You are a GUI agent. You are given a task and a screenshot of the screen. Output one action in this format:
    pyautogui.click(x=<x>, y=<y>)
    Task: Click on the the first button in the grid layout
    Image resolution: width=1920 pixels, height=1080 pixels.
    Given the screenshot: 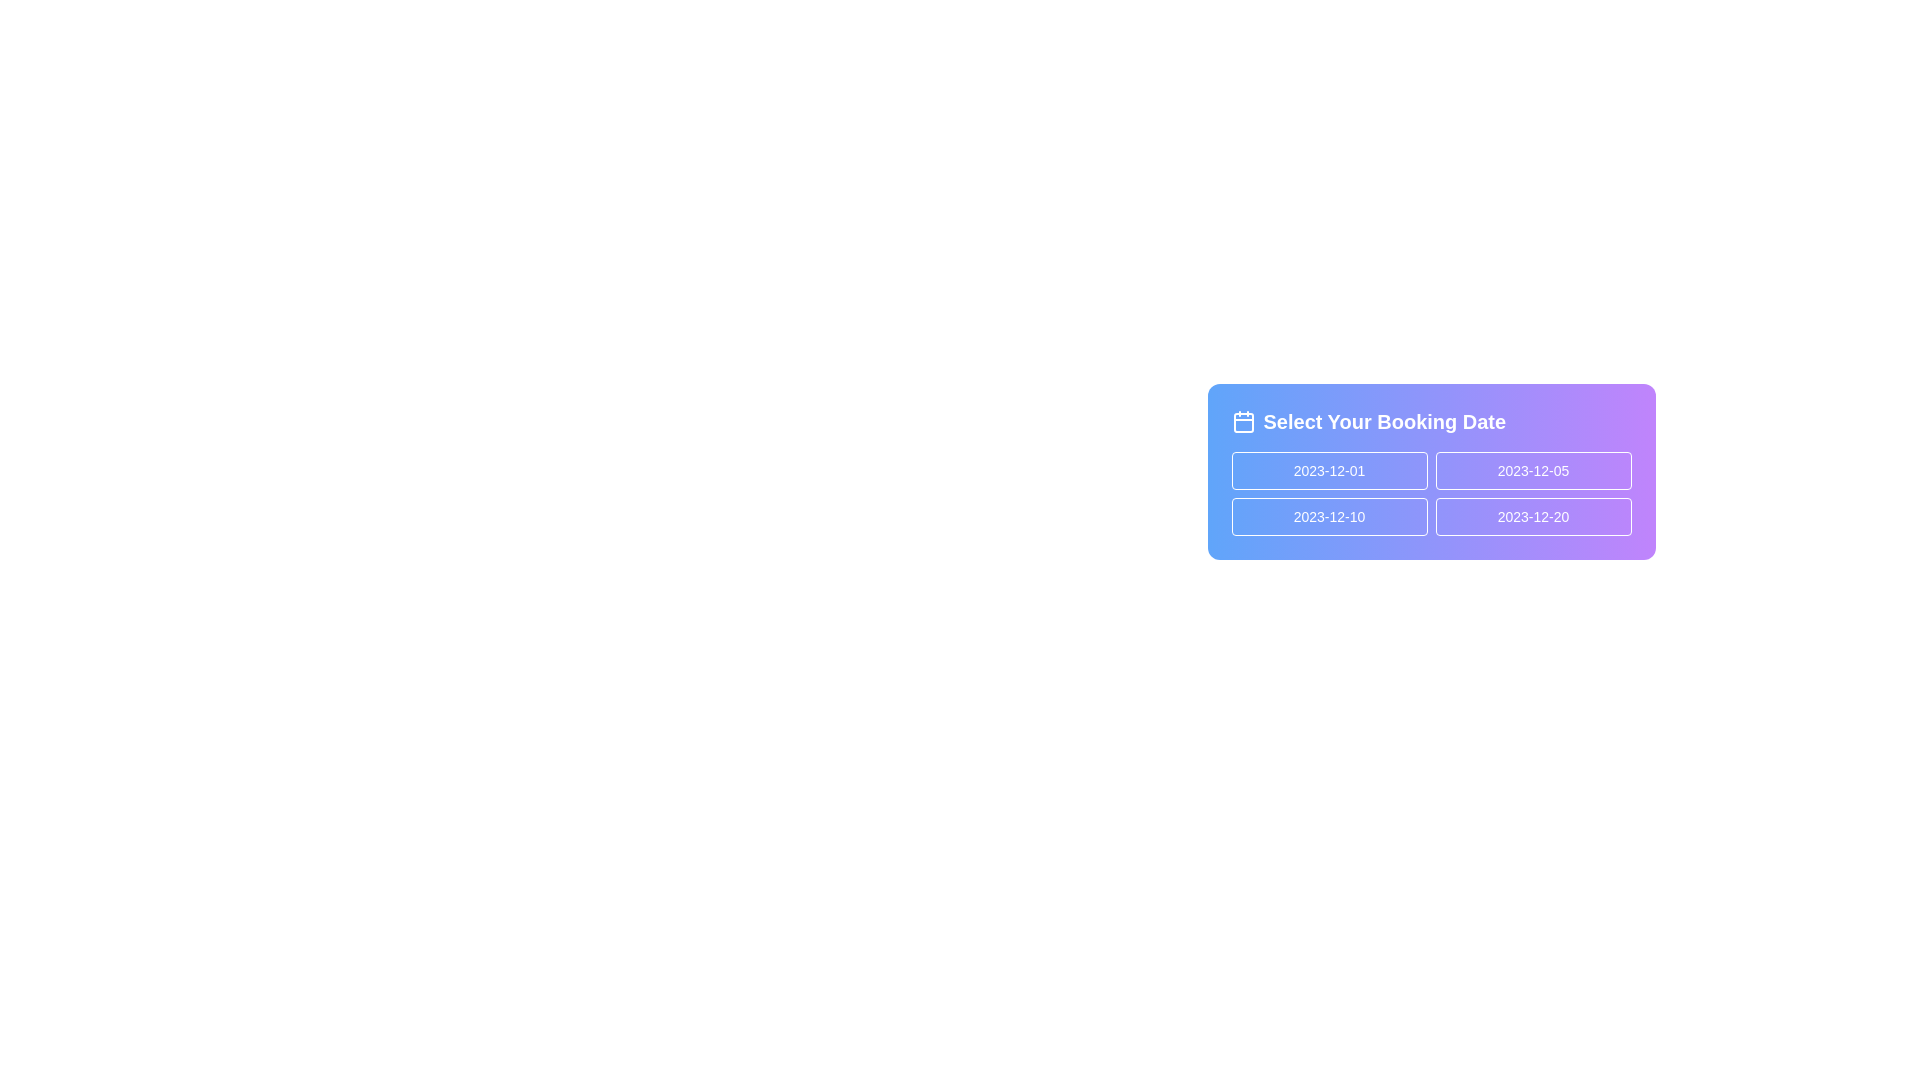 What is the action you would take?
    pyautogui.click(x=1329, y=470)
    